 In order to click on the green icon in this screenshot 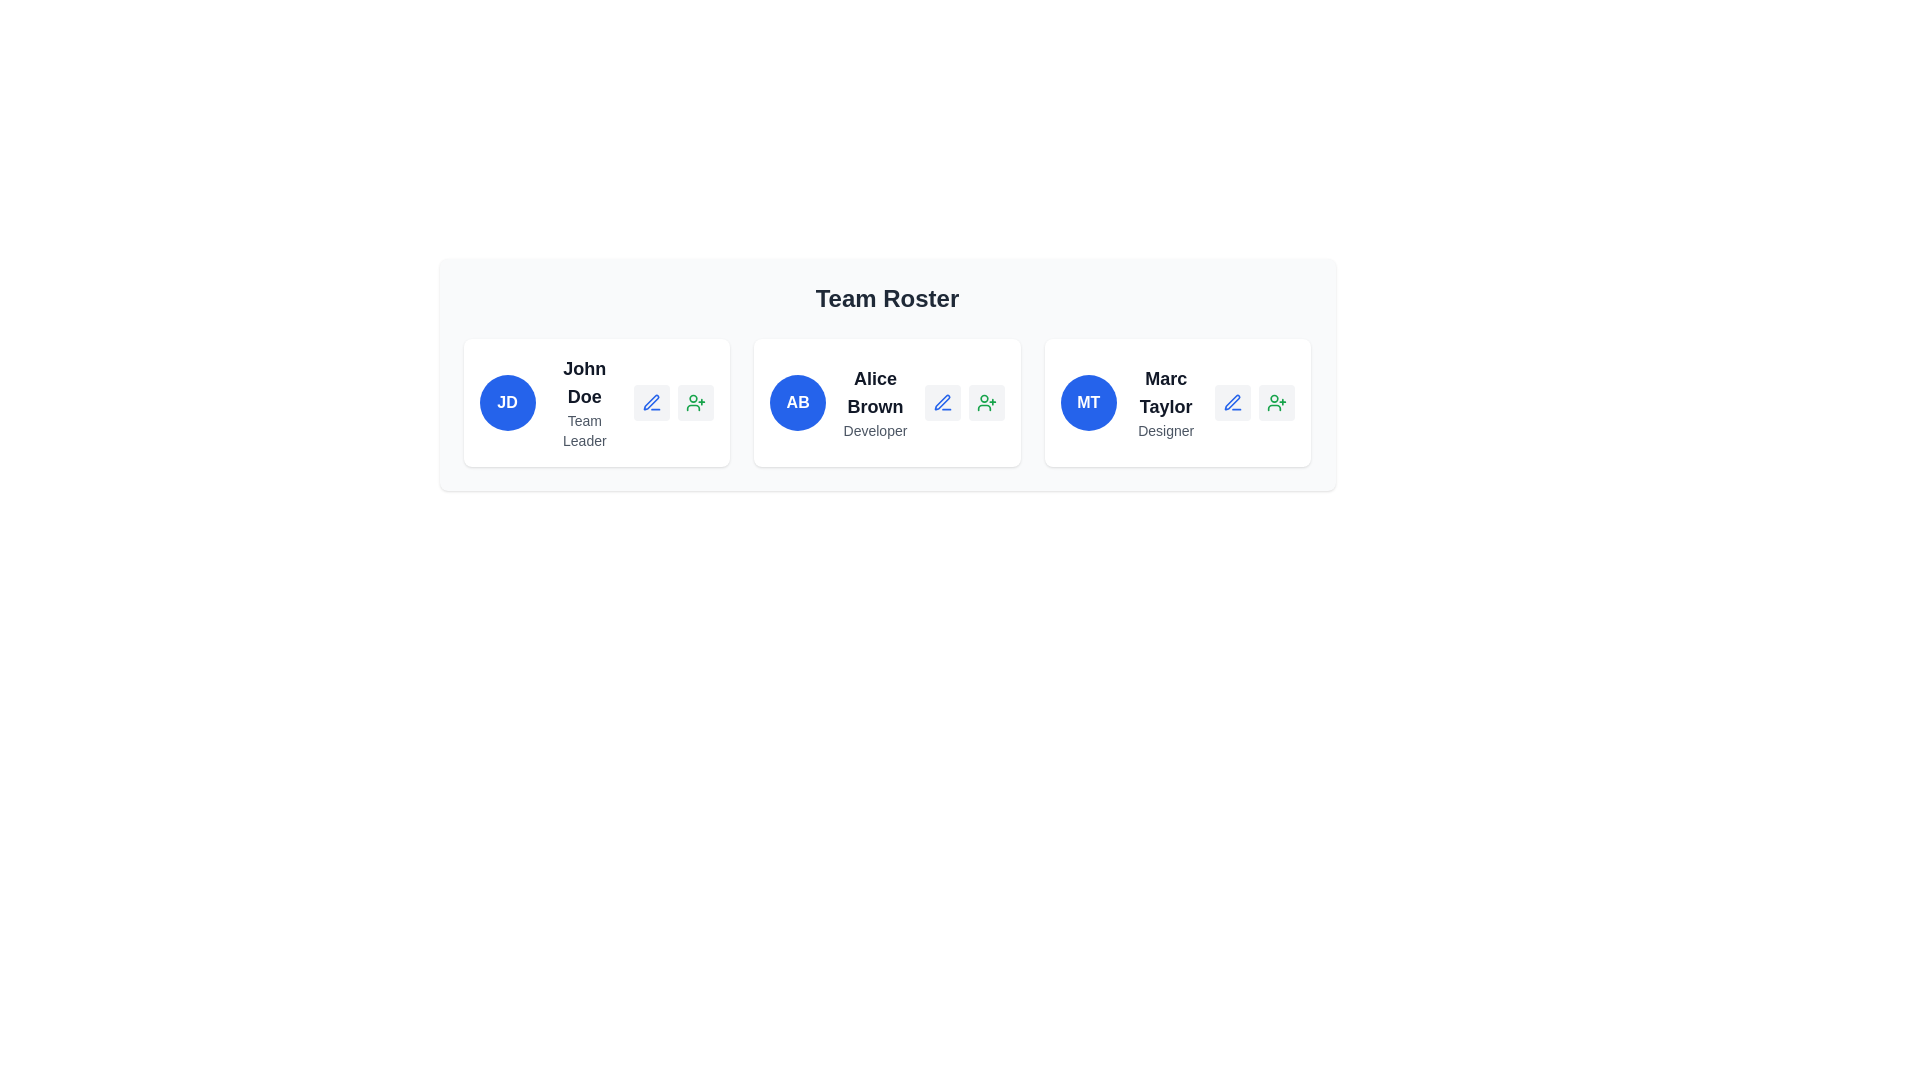, I will do `click(986, 402)`.